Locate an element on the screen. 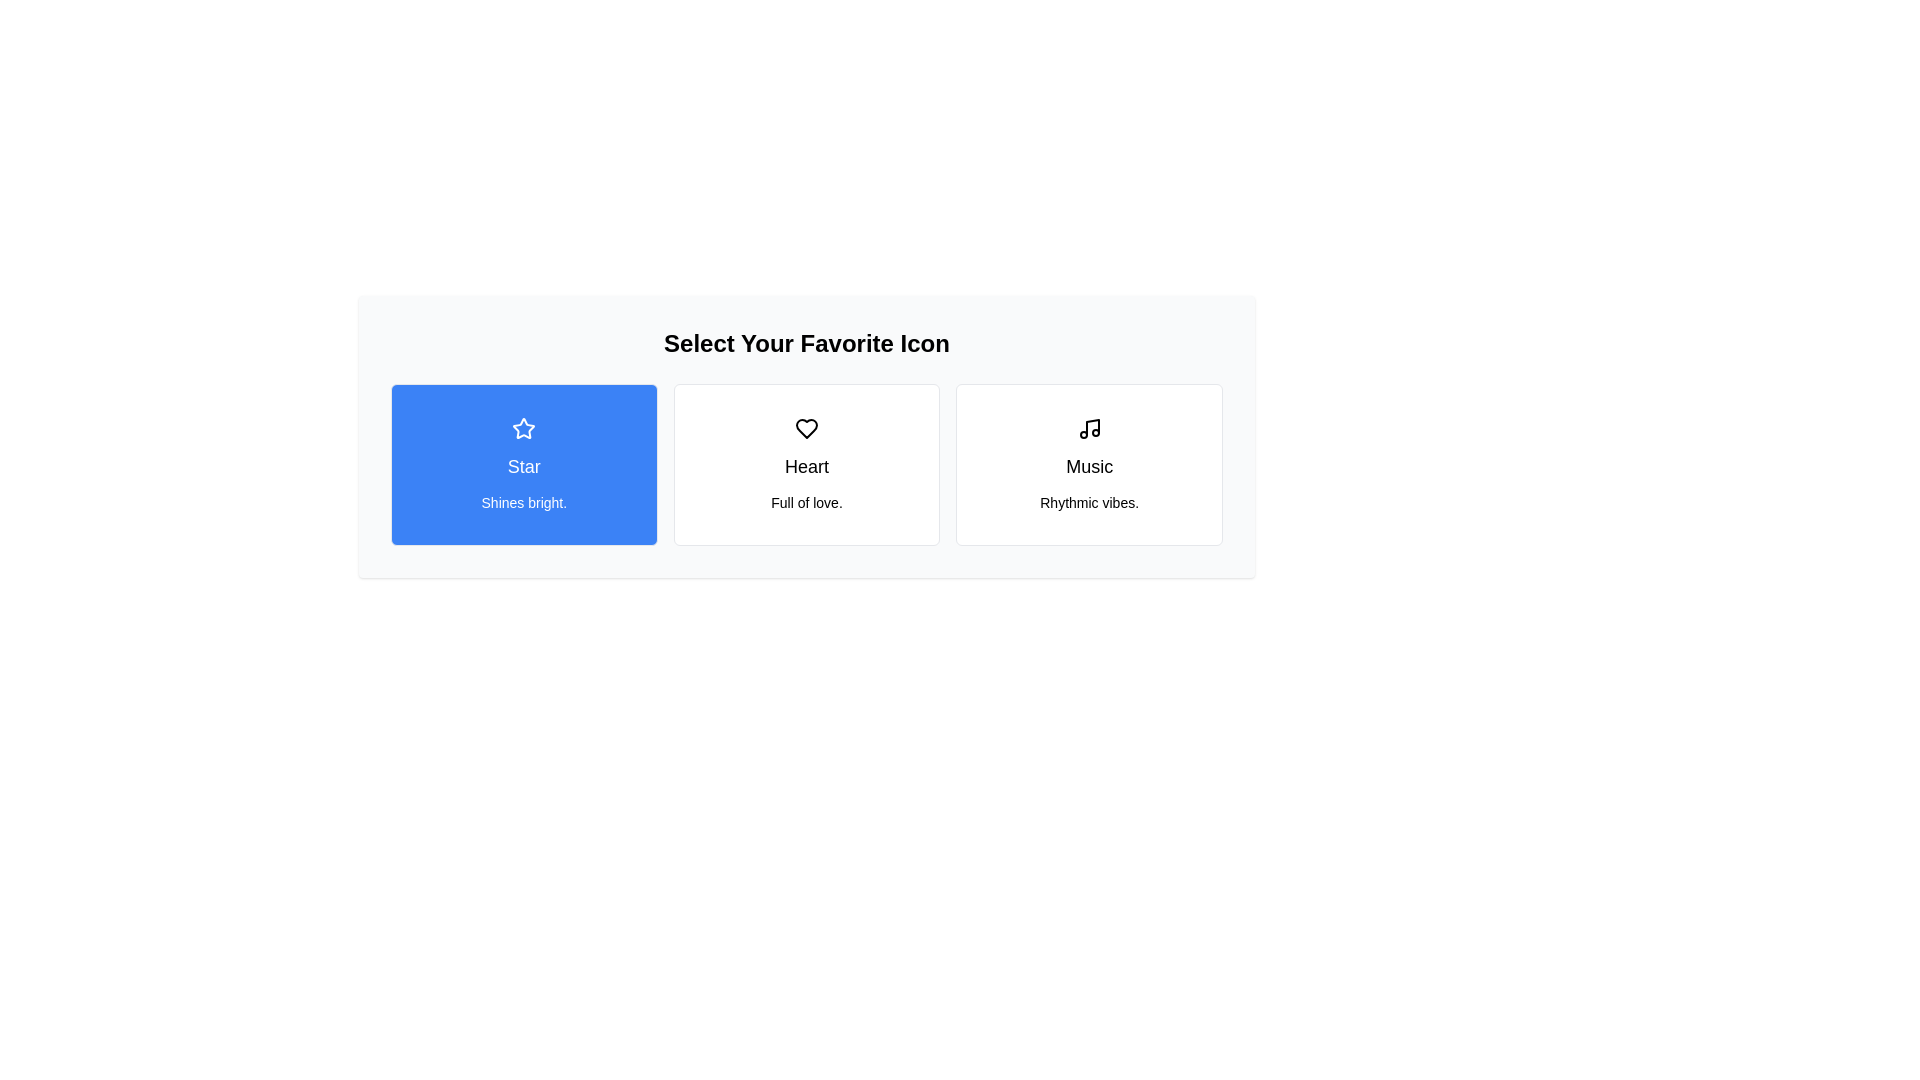  'Music' text label, which is displayed in bold and located within the rightmost music card, beneath a music note icon and above the description 'Rhythmic vibes' is located at coordinates (1088, 466).